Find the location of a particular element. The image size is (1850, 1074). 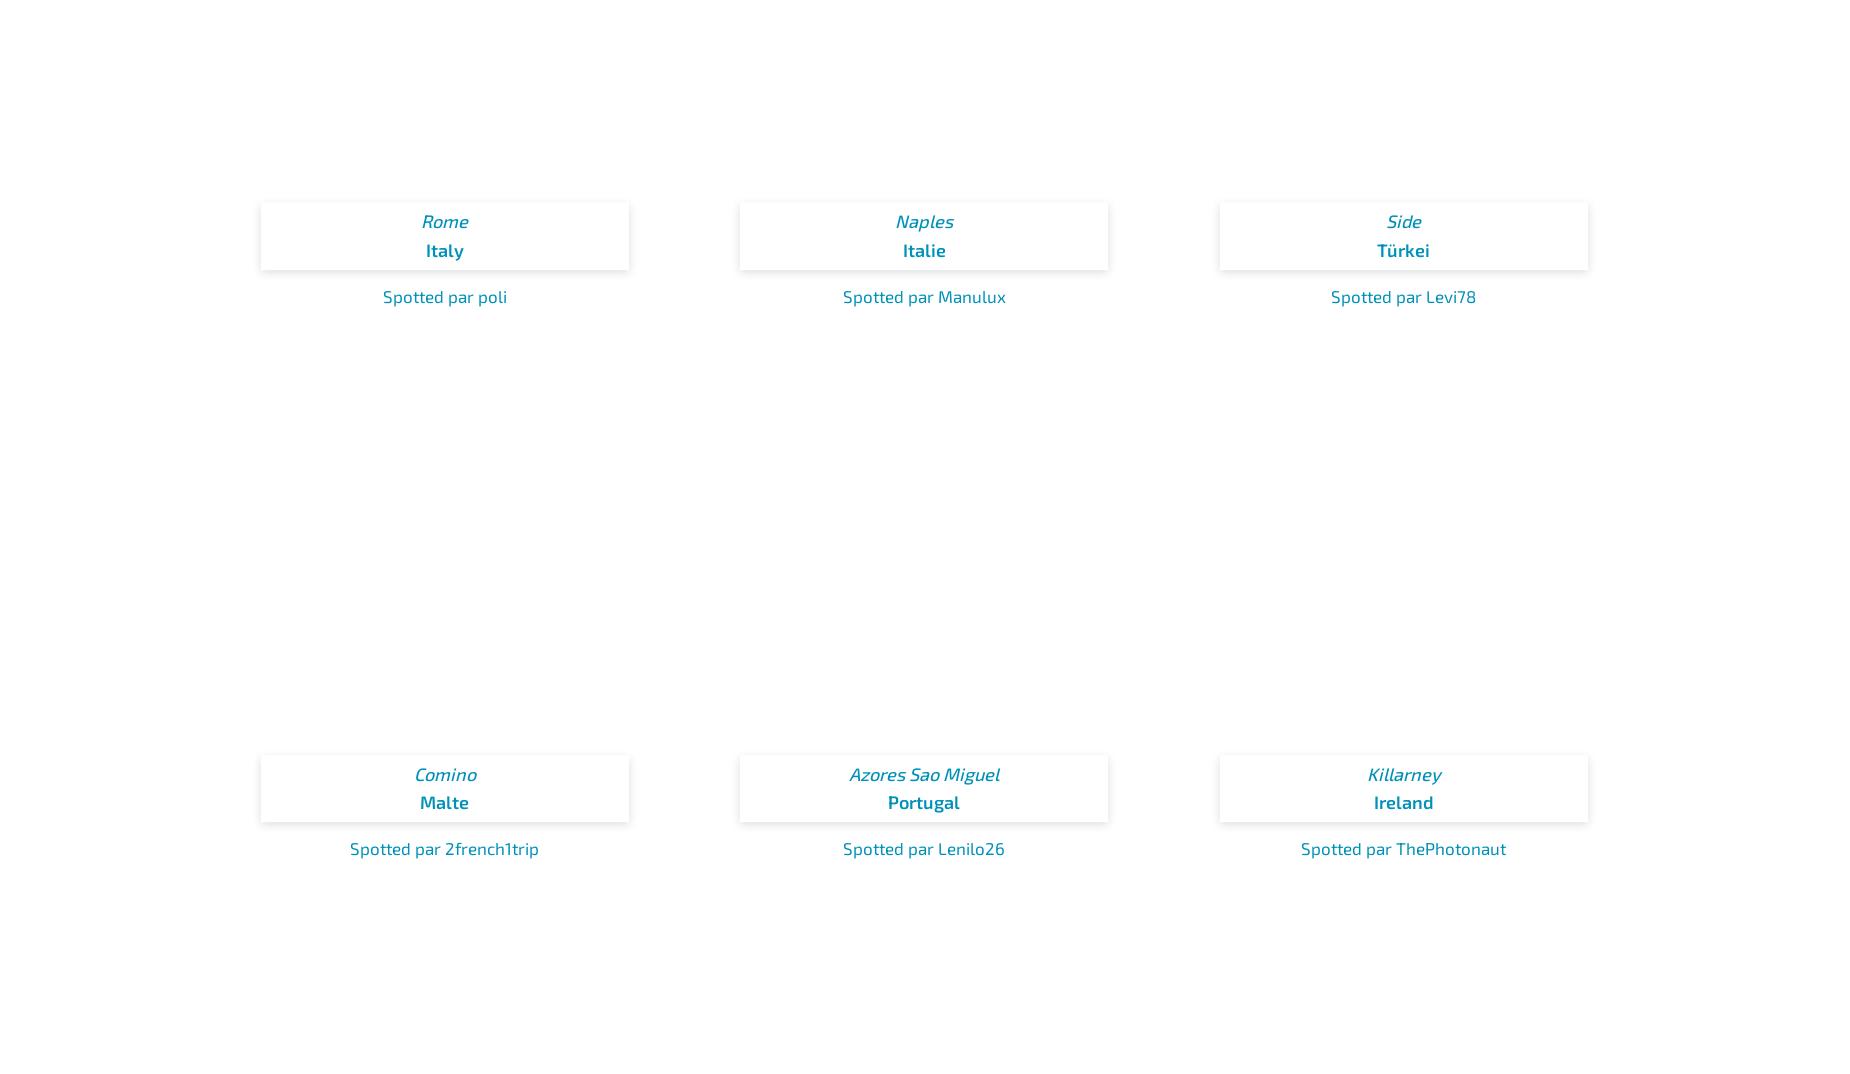

'Side' is located at coordinates (1403, 220).